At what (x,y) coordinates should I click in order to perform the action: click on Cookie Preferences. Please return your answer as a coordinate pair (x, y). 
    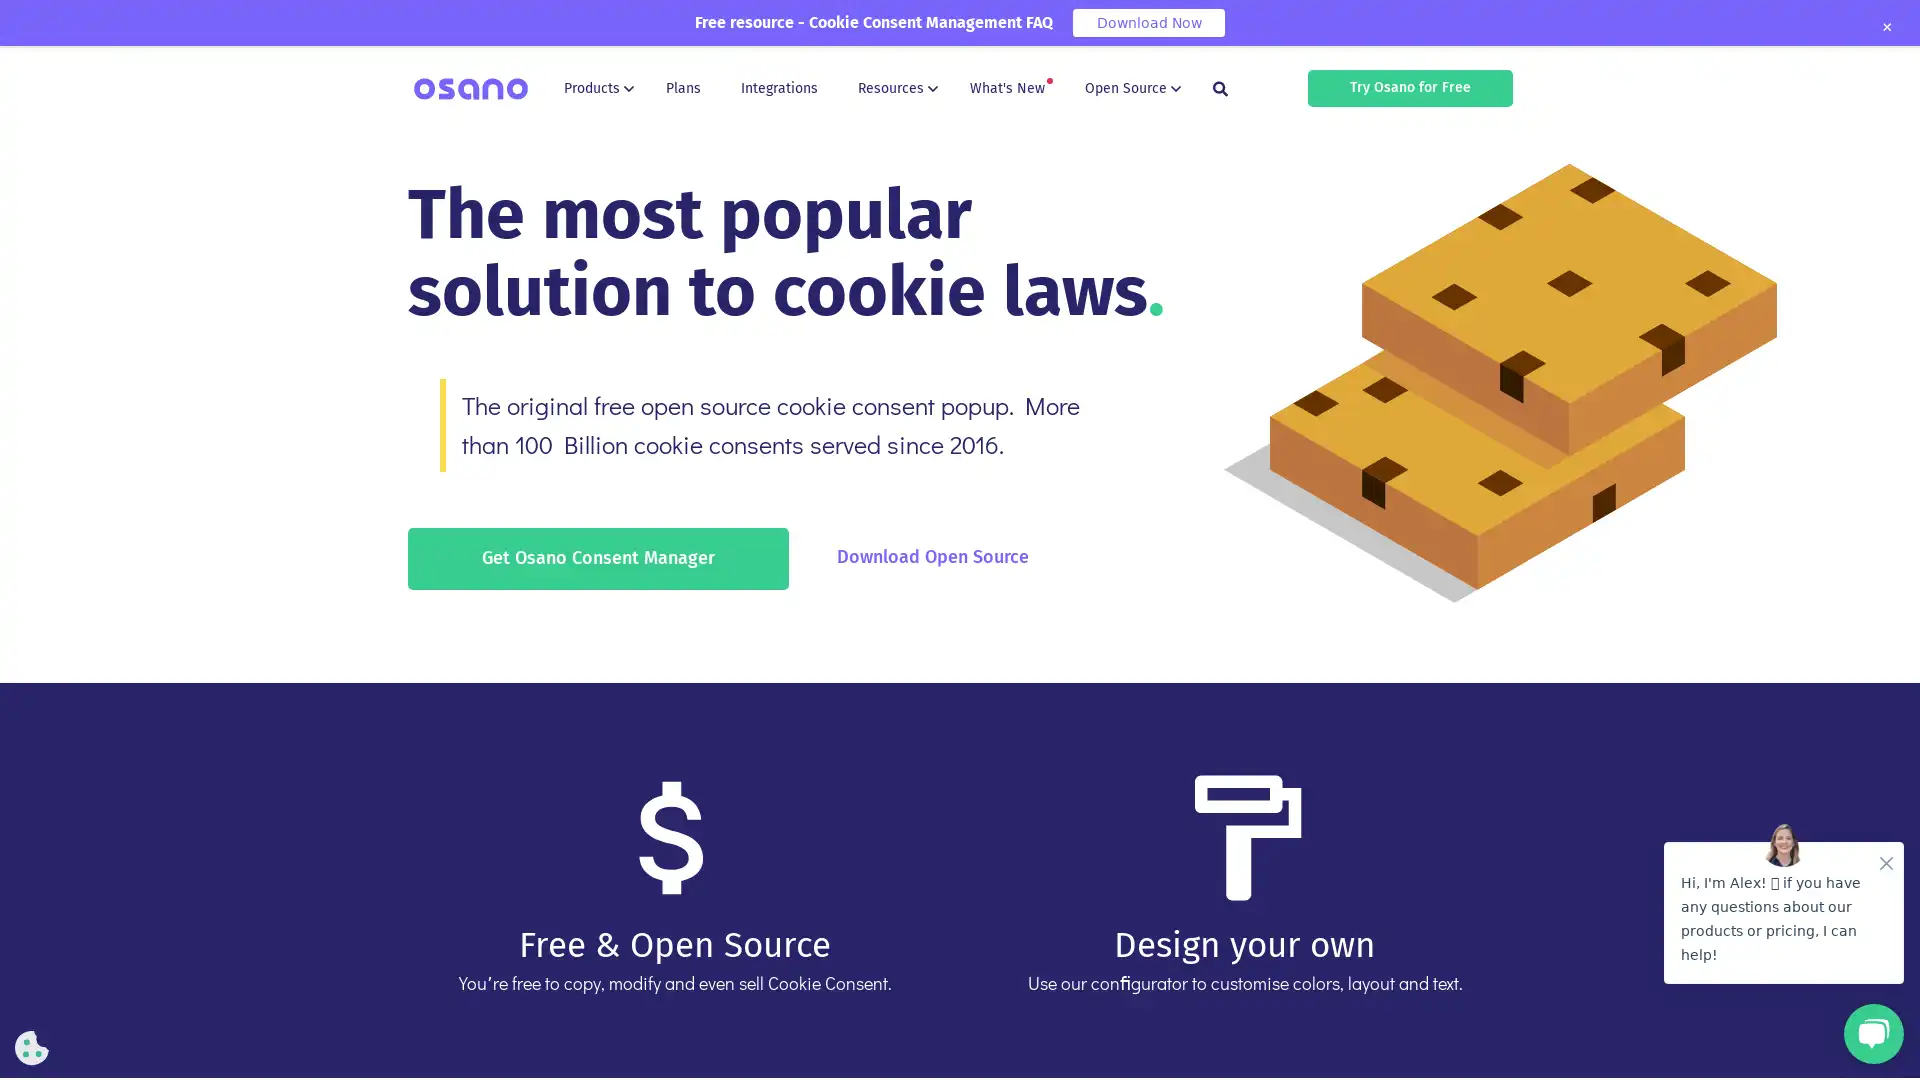
    Looking at the image, I should click on (32, 1047).